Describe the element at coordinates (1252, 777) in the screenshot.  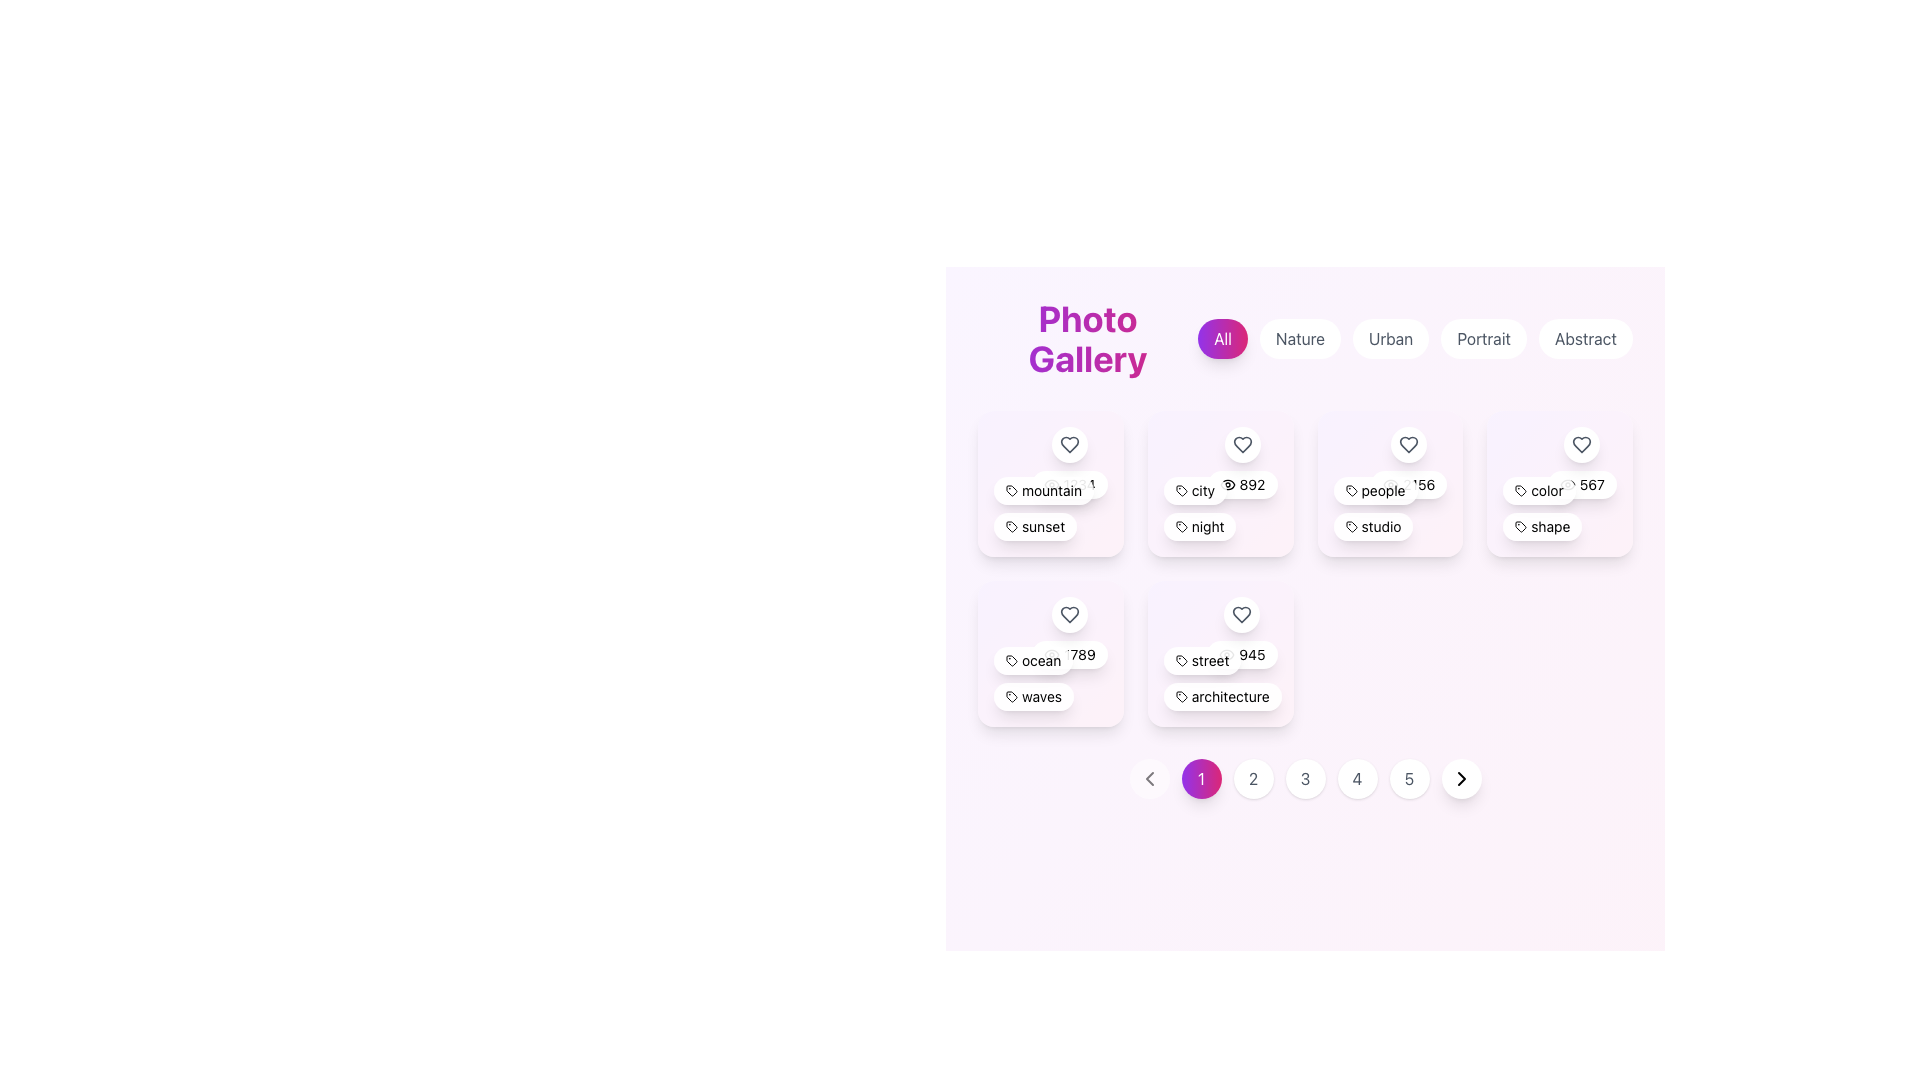
I see `the circular button with a white background and the number '2' centered in gray text` at that location.